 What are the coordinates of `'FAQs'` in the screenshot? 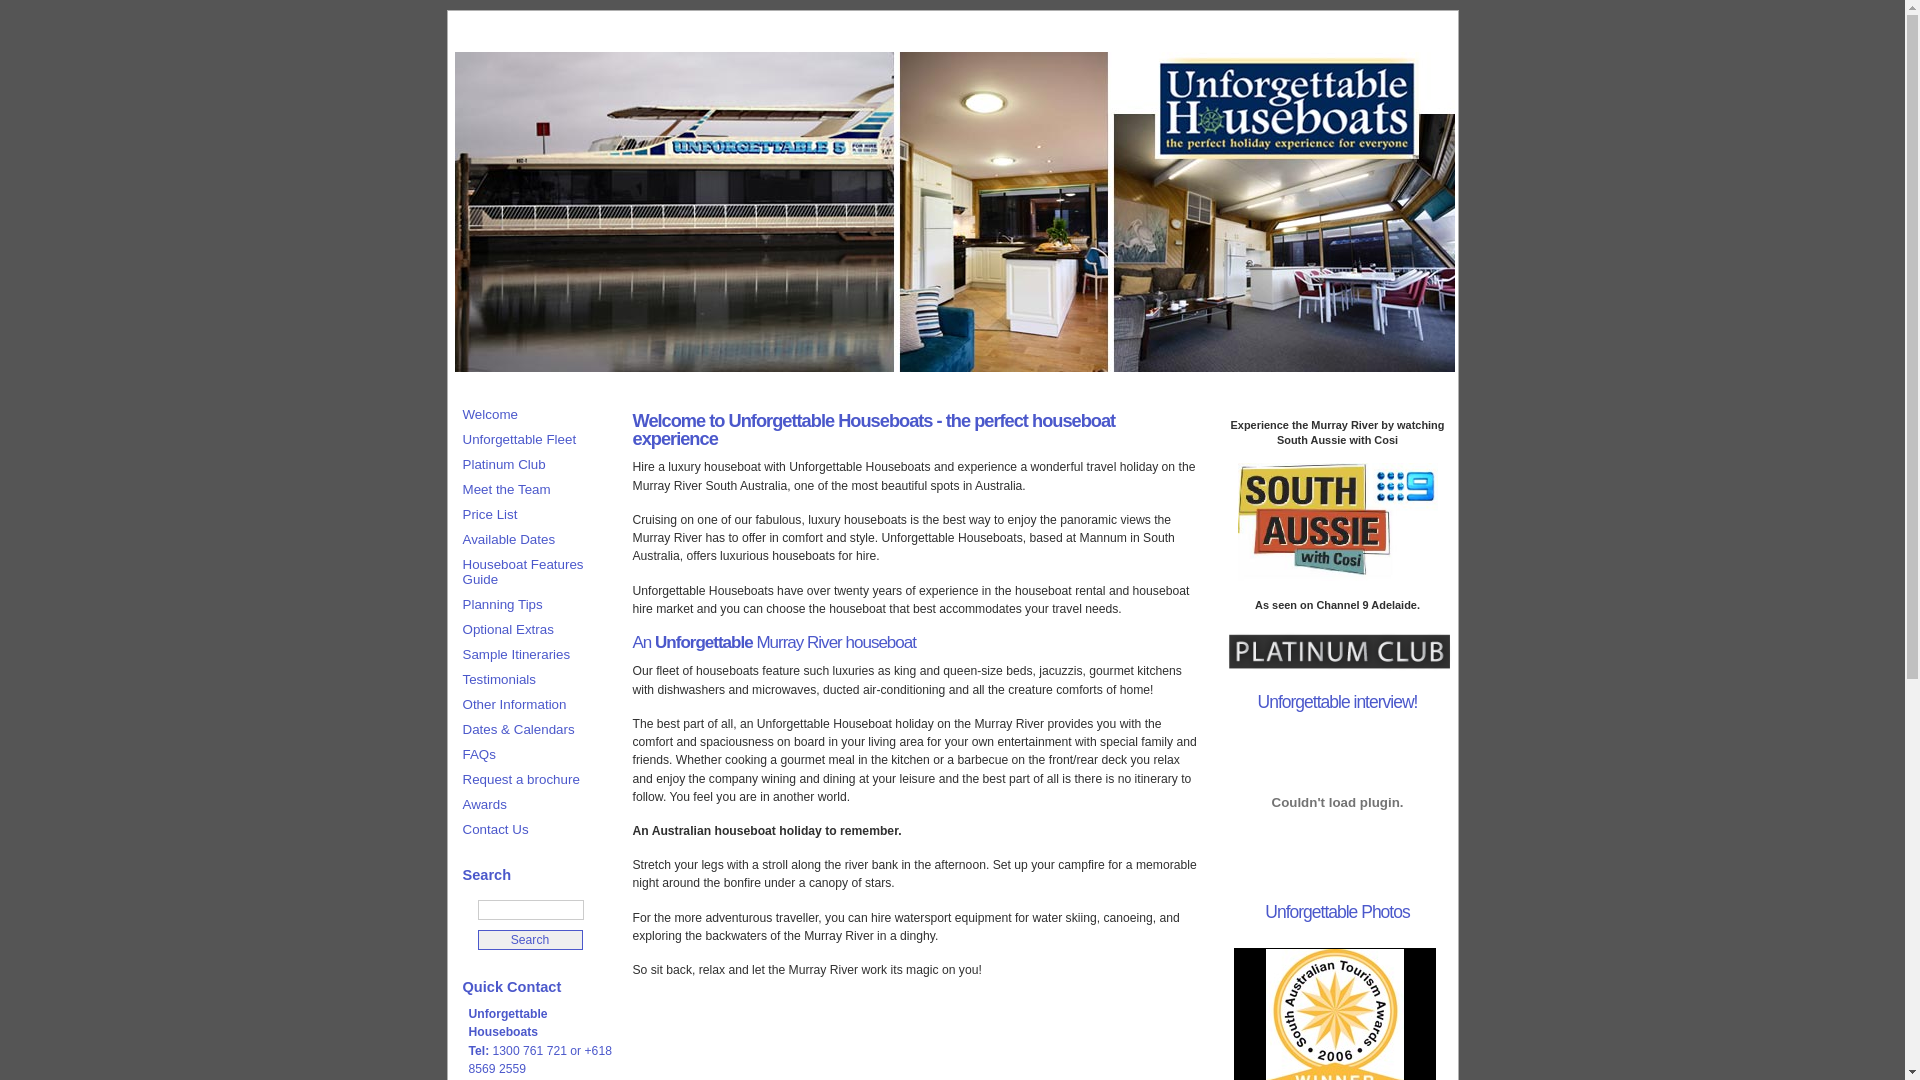 It's located at (534, 754).